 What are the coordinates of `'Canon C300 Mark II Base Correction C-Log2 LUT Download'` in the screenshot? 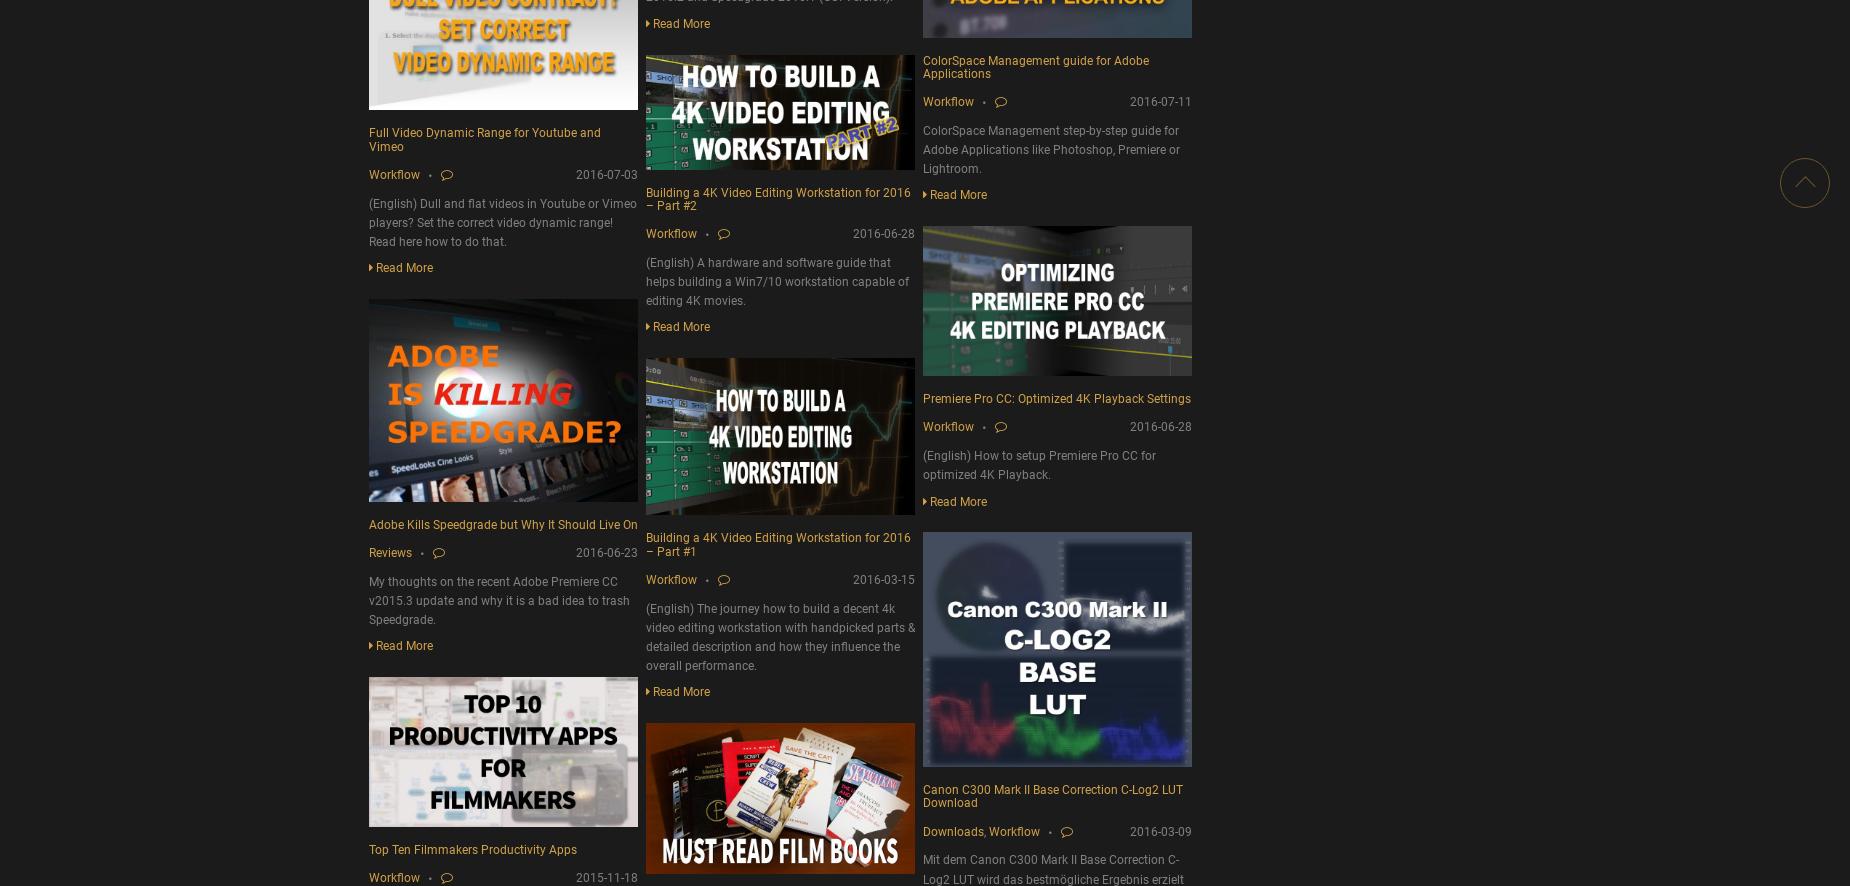 It's located at (1052, 795).